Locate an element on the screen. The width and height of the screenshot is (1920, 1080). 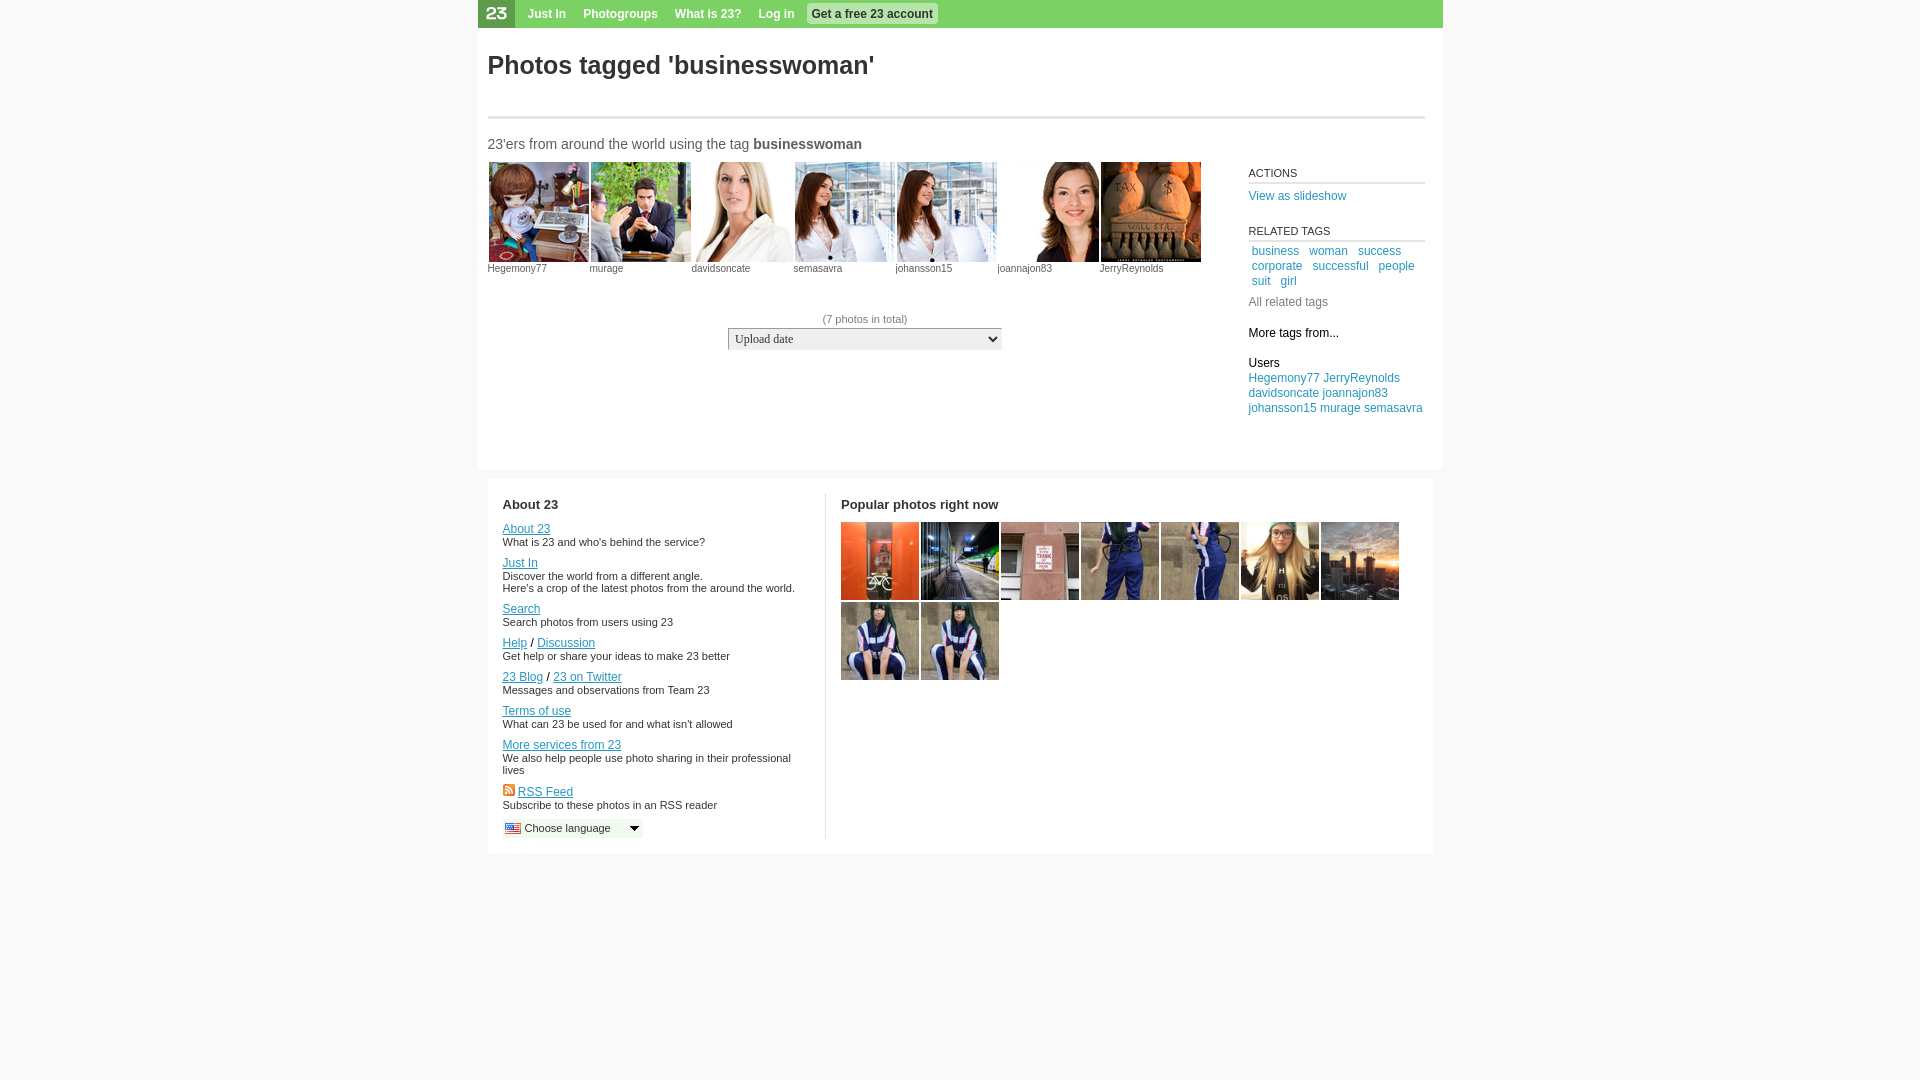
'Photogroups' is located at coordinates (619, 14).